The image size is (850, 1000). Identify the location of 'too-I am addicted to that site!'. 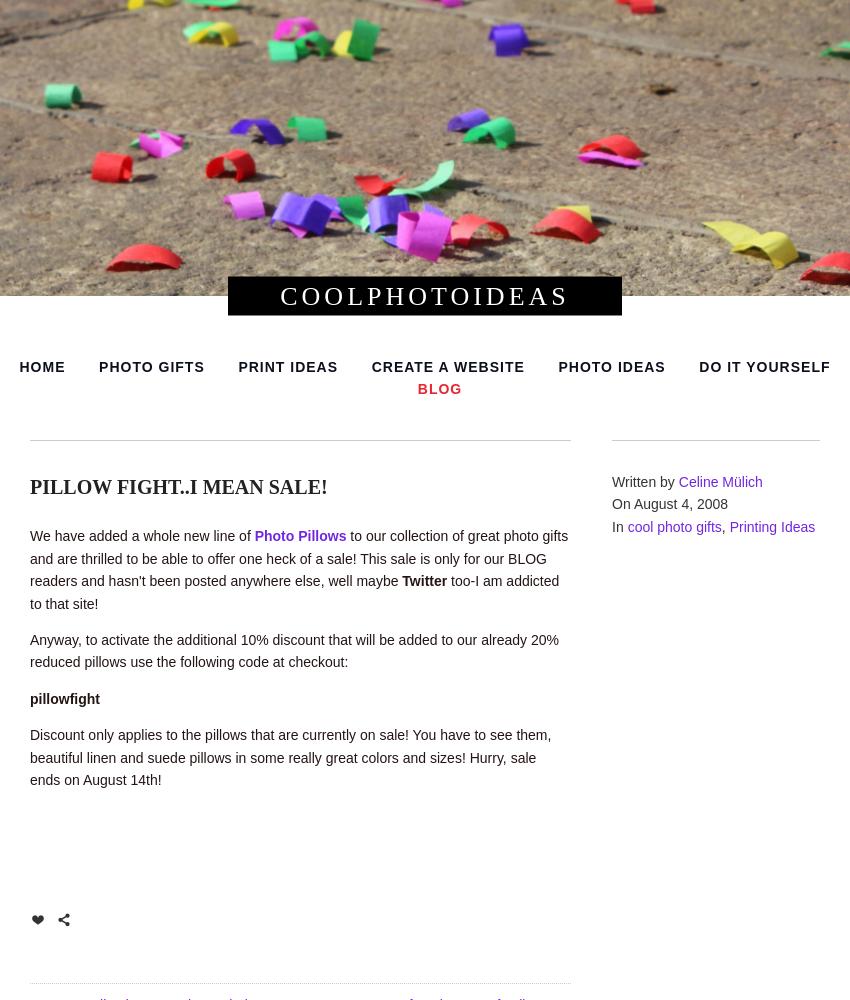
(293, 591).